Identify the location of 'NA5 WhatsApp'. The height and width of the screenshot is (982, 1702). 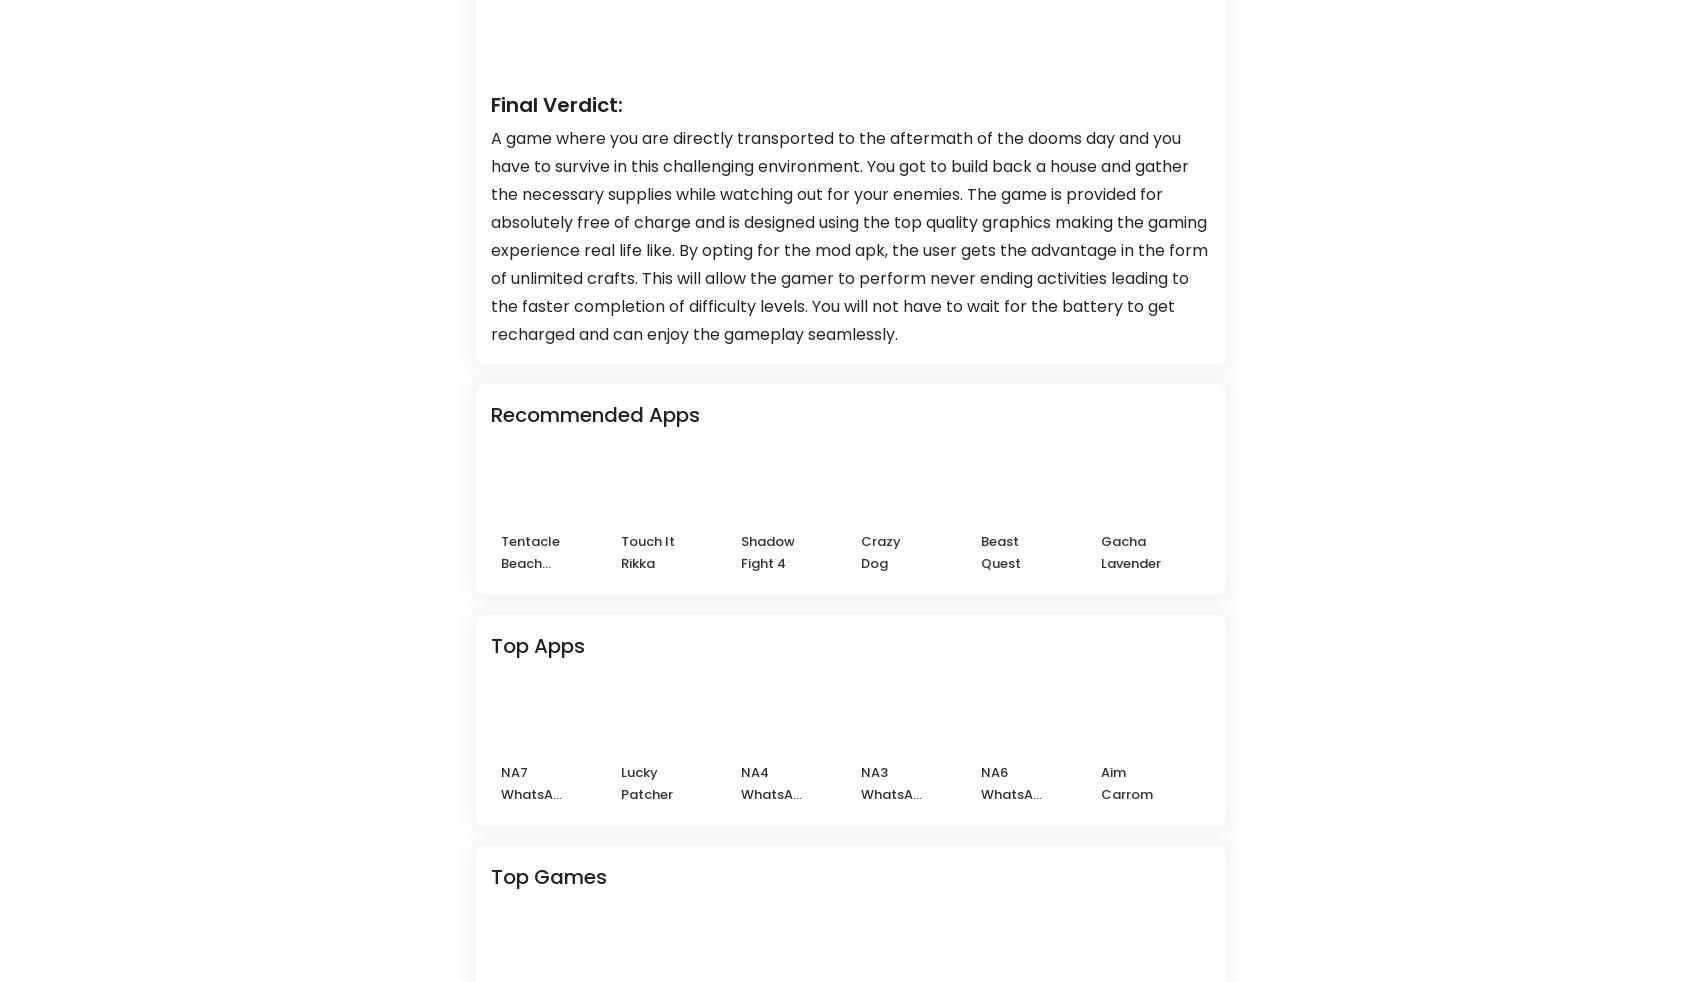
(1610, 793).